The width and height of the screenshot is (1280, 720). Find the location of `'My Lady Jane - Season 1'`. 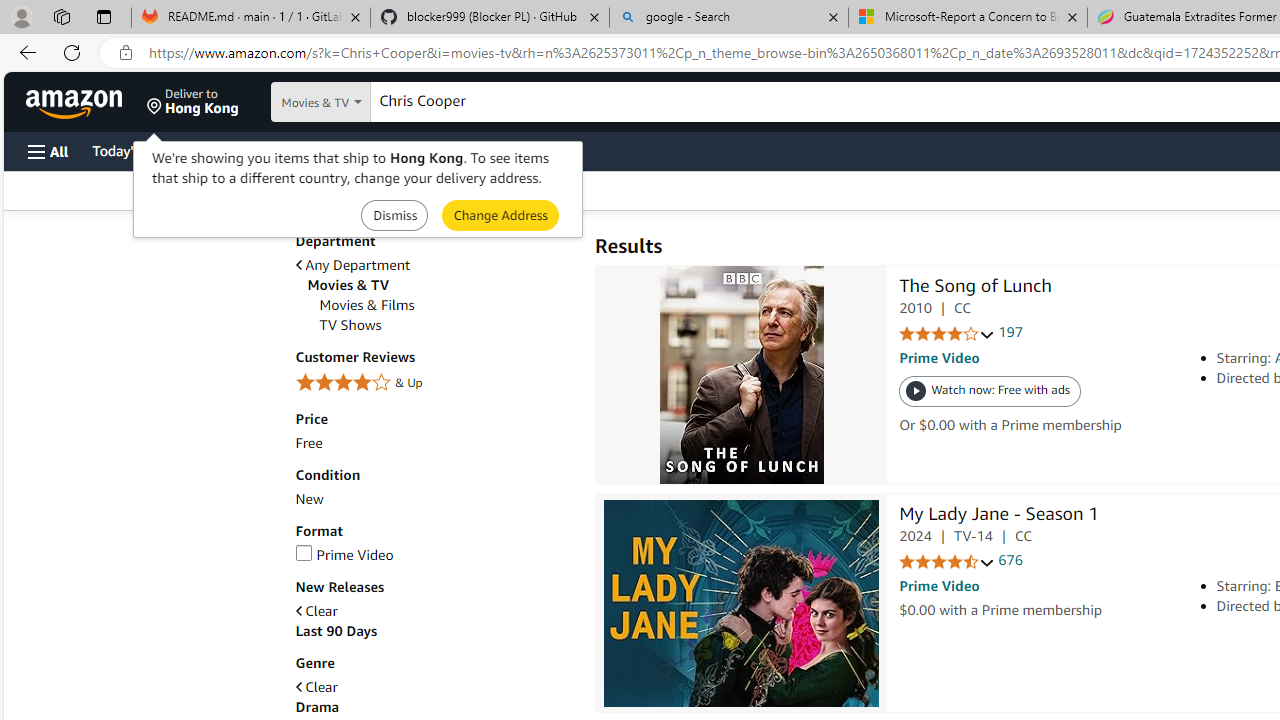

'My Lady Jane - Season 1' is located at coordinates (999, 515).